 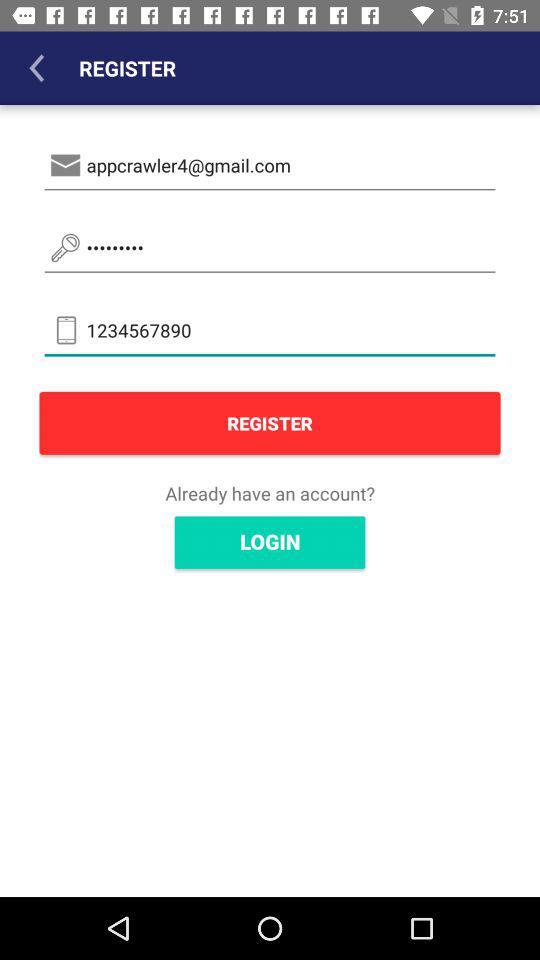 What do you see at coordinates (270, 164) in the screenshot?
I see `appcrawler4@gmail.com` at bounding box center [270, 164].